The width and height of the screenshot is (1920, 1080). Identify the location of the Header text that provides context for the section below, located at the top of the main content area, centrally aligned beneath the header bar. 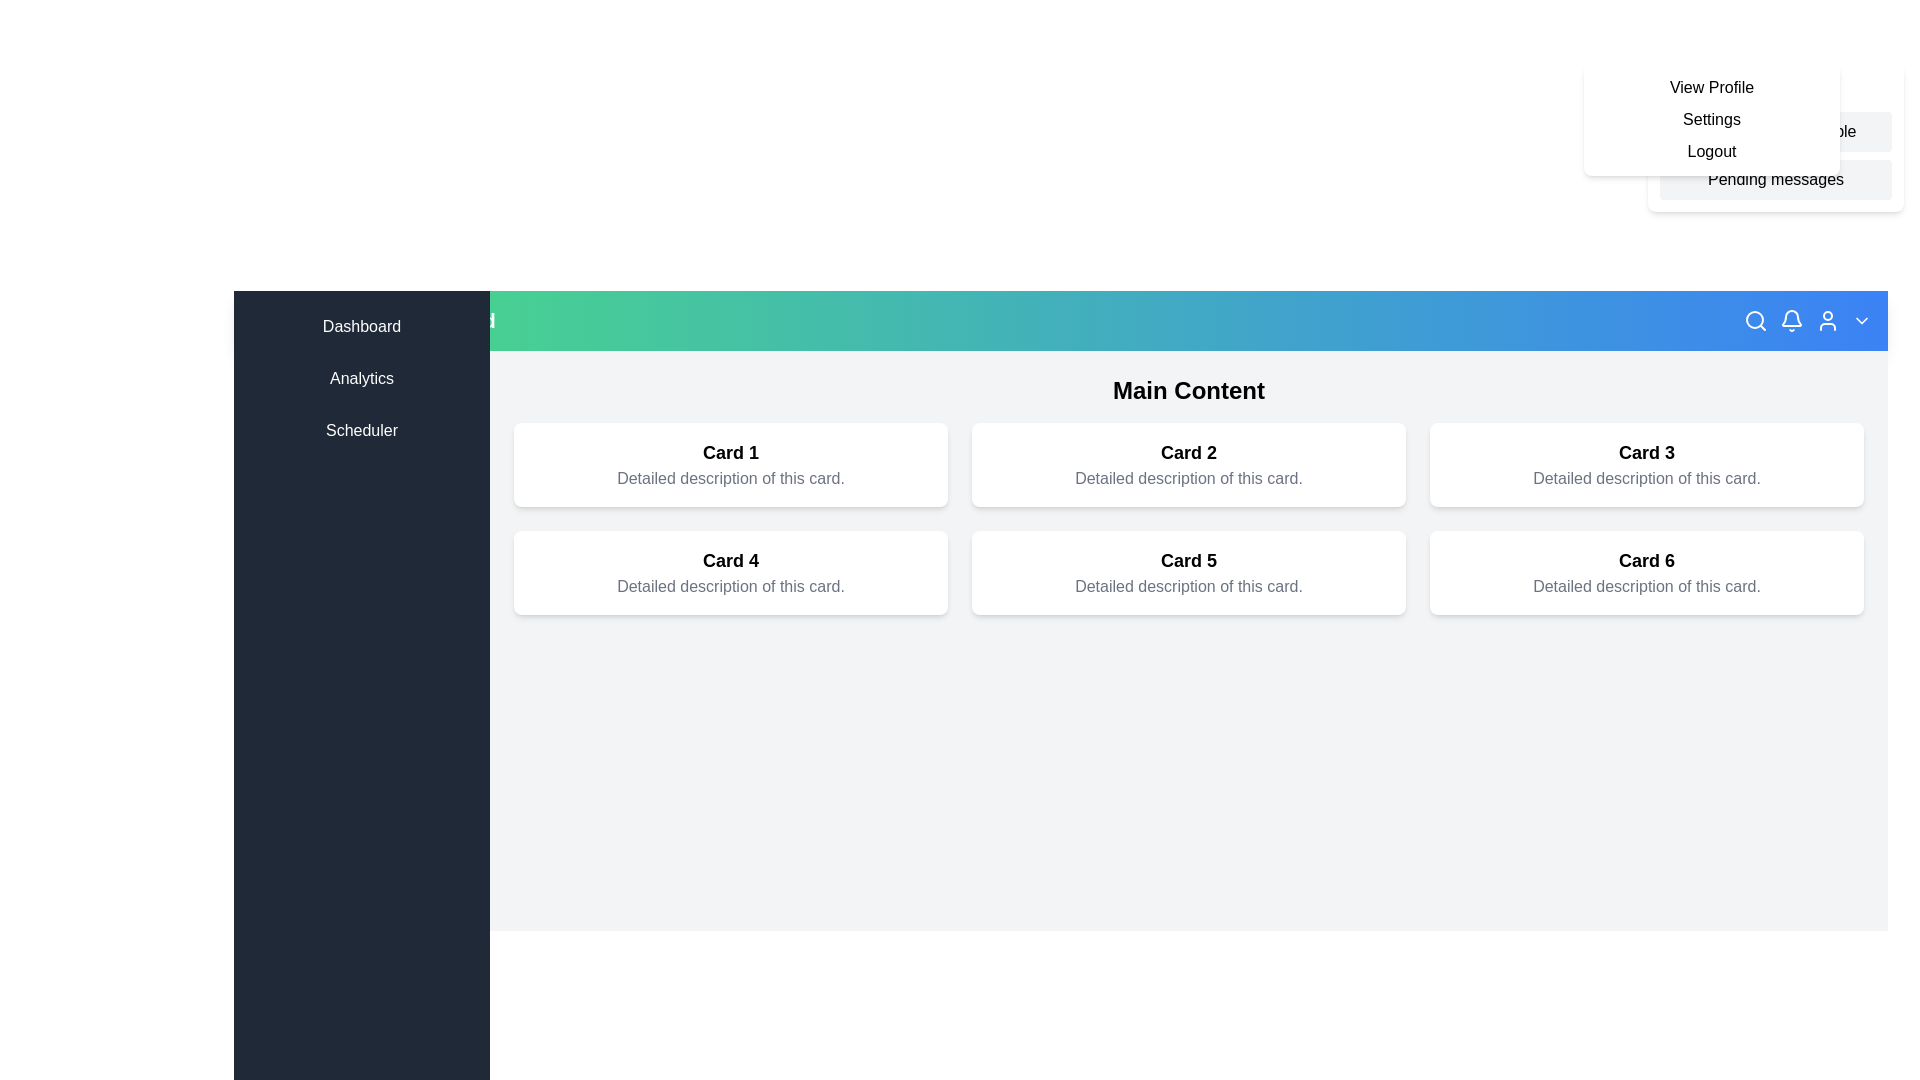
(1189, 390).